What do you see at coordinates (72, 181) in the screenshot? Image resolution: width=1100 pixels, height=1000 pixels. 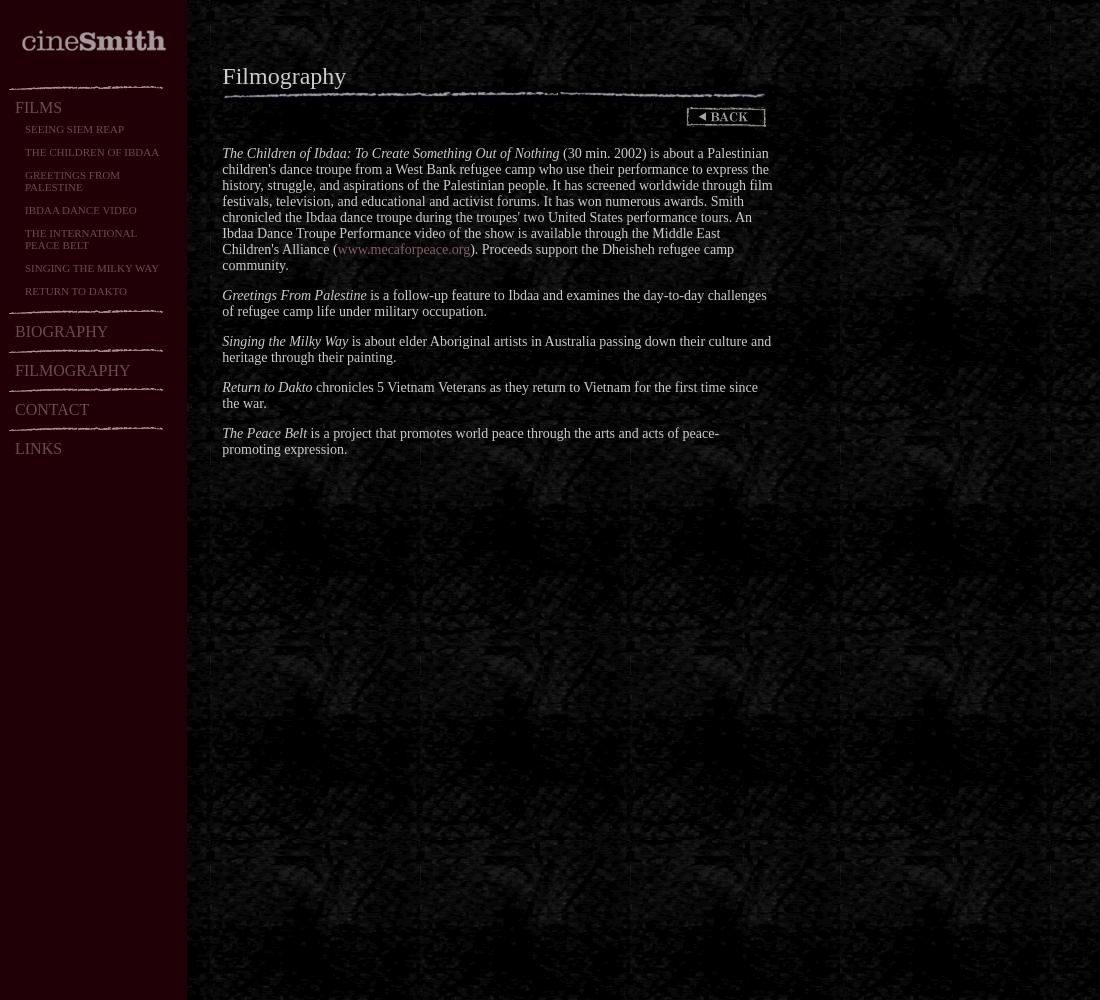 I see `'GREETINGS FROM PALESTINE'` at bounding box center [72, 181].